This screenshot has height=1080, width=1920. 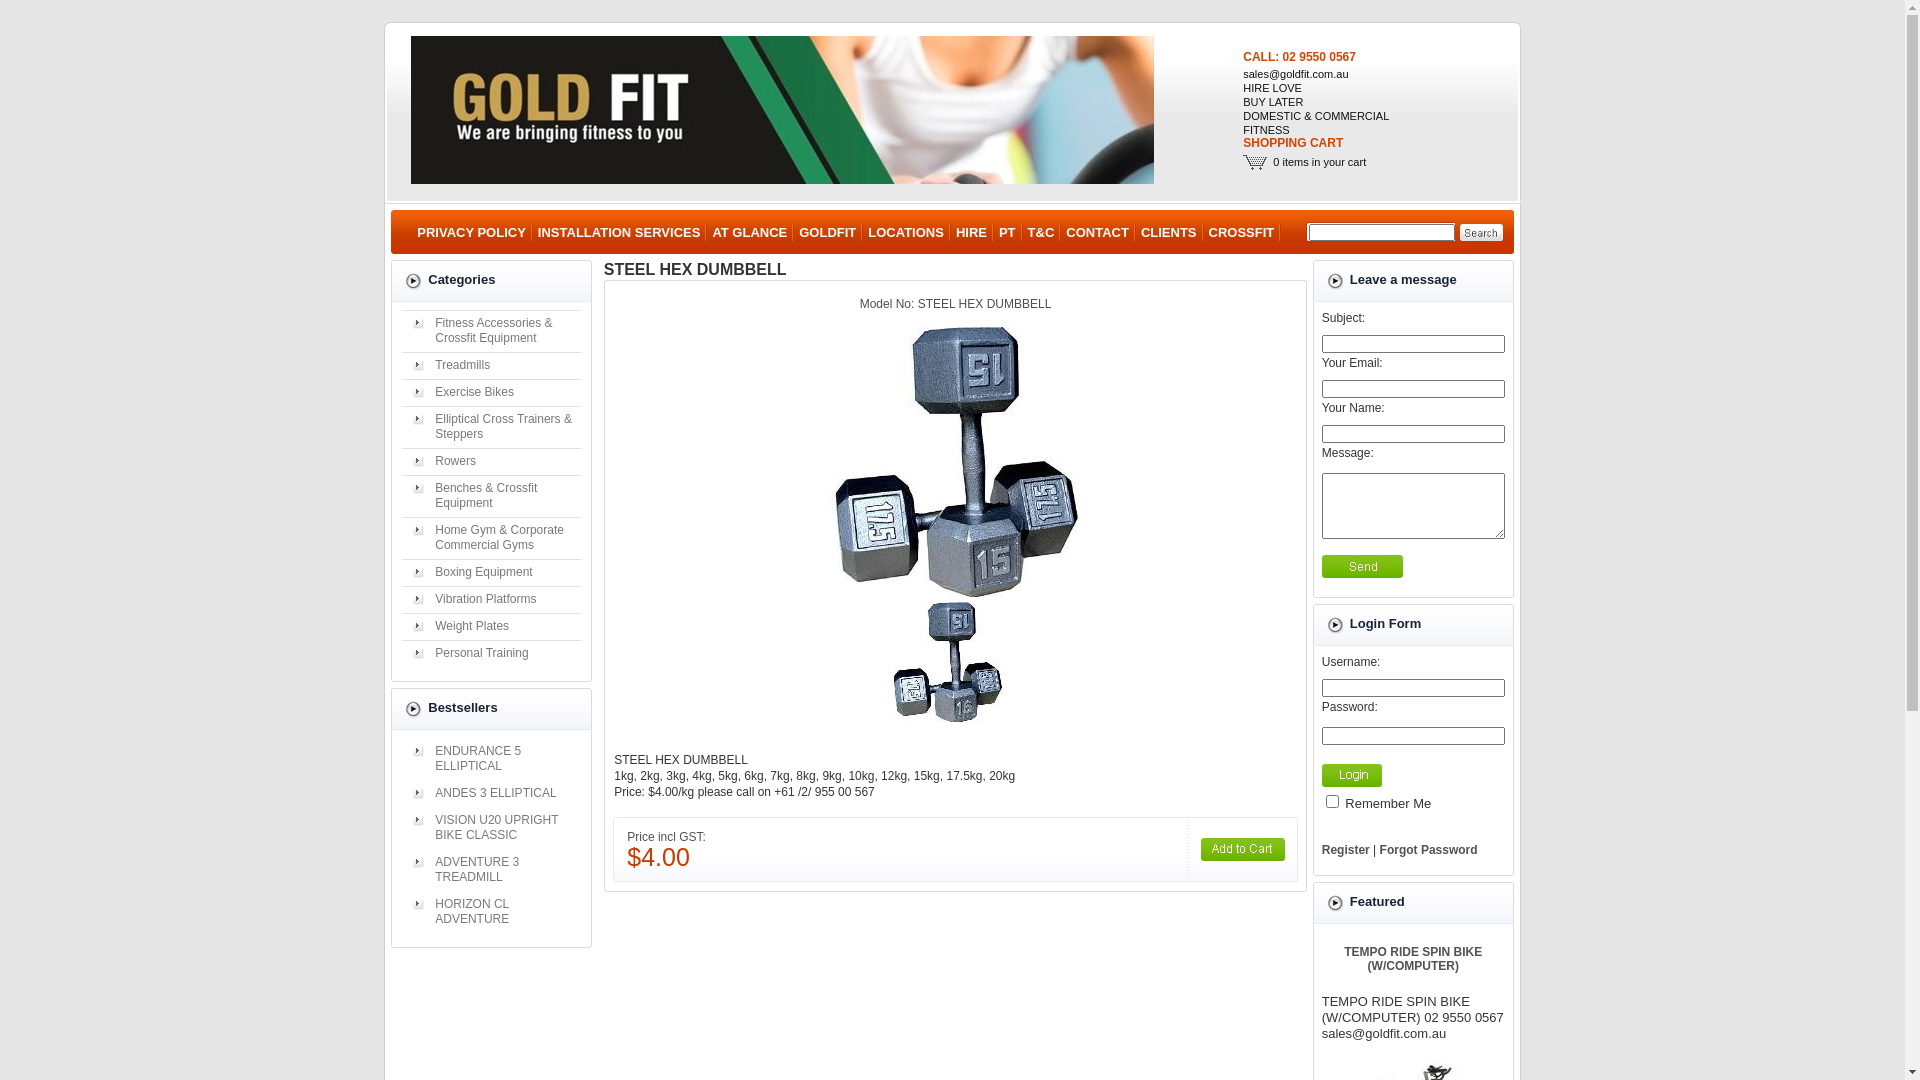 I want to click on 'Weight Plates', so click(x=491, y=625).